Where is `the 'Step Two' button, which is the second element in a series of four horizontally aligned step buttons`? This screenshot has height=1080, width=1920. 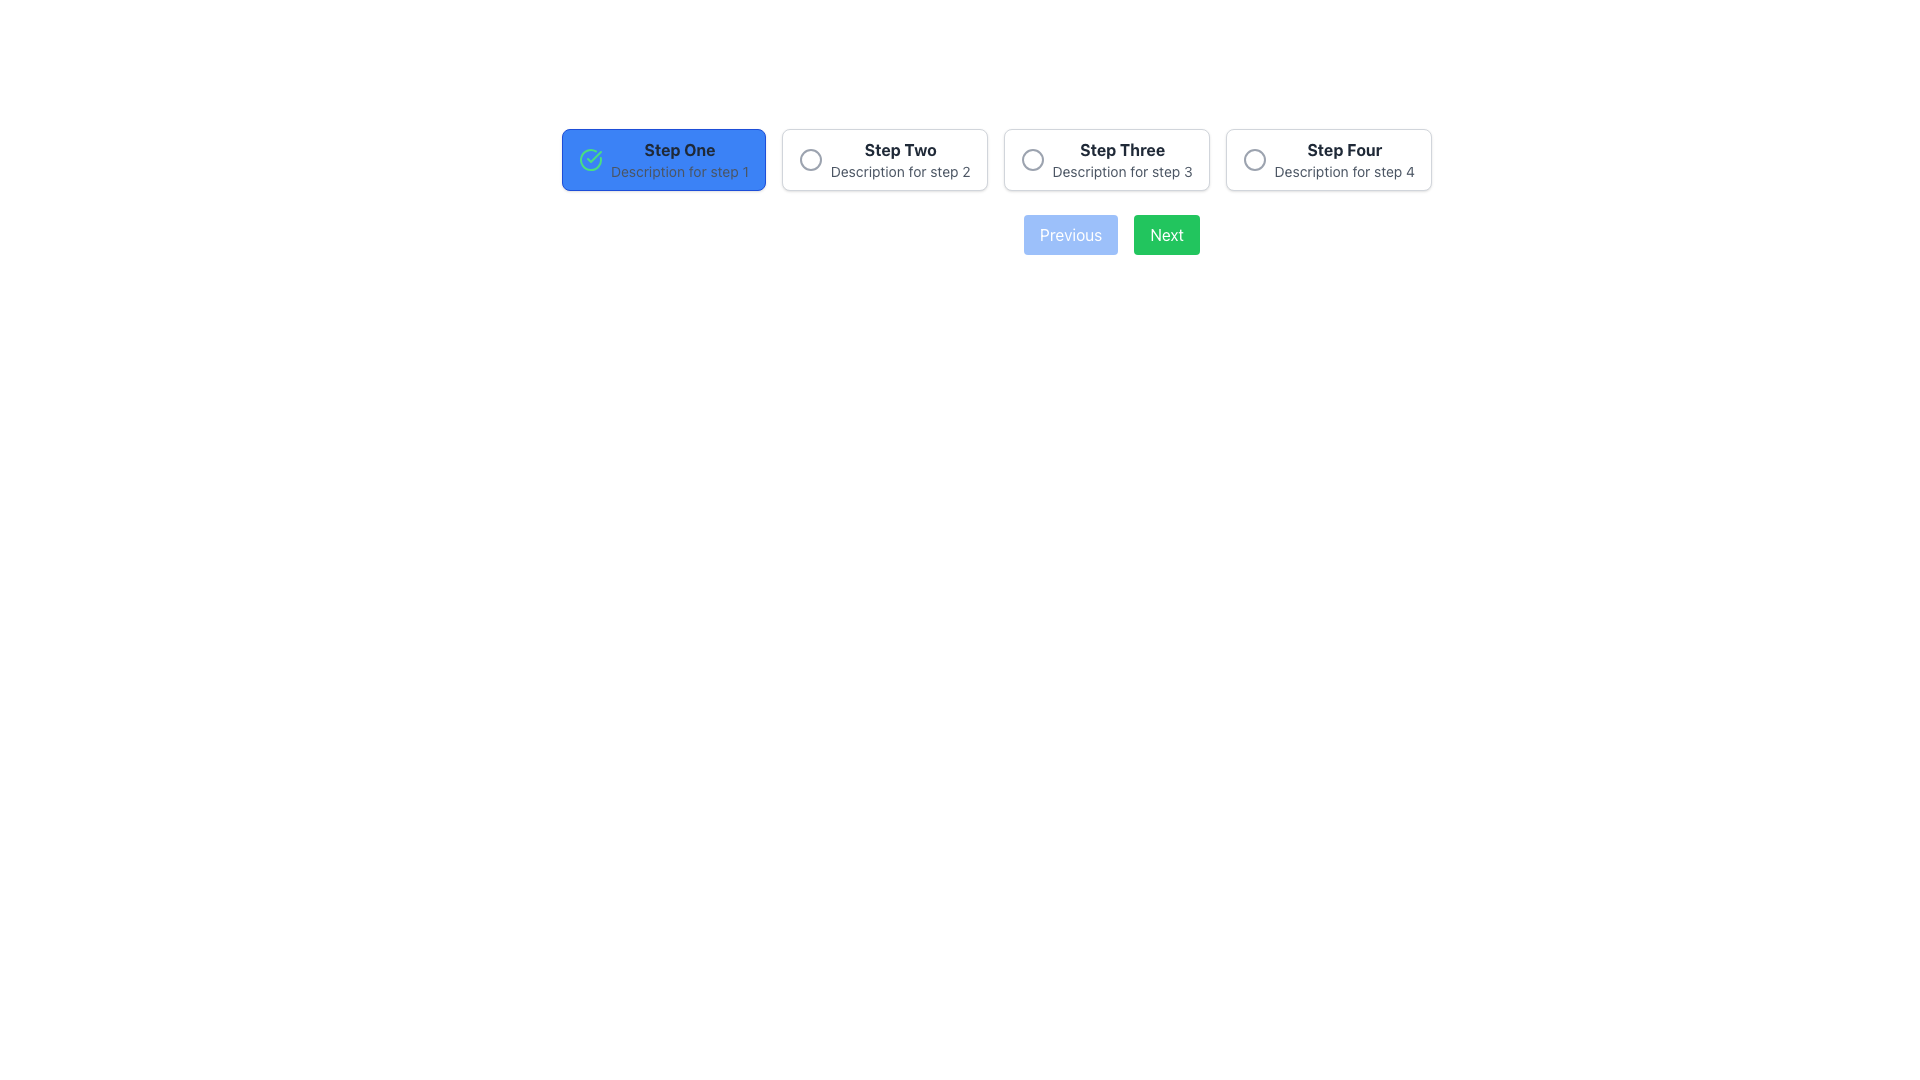
the 'Step Two' button, which is the second element in a series of four horizontally aligned step buttons is located at coordinates (883, 158).